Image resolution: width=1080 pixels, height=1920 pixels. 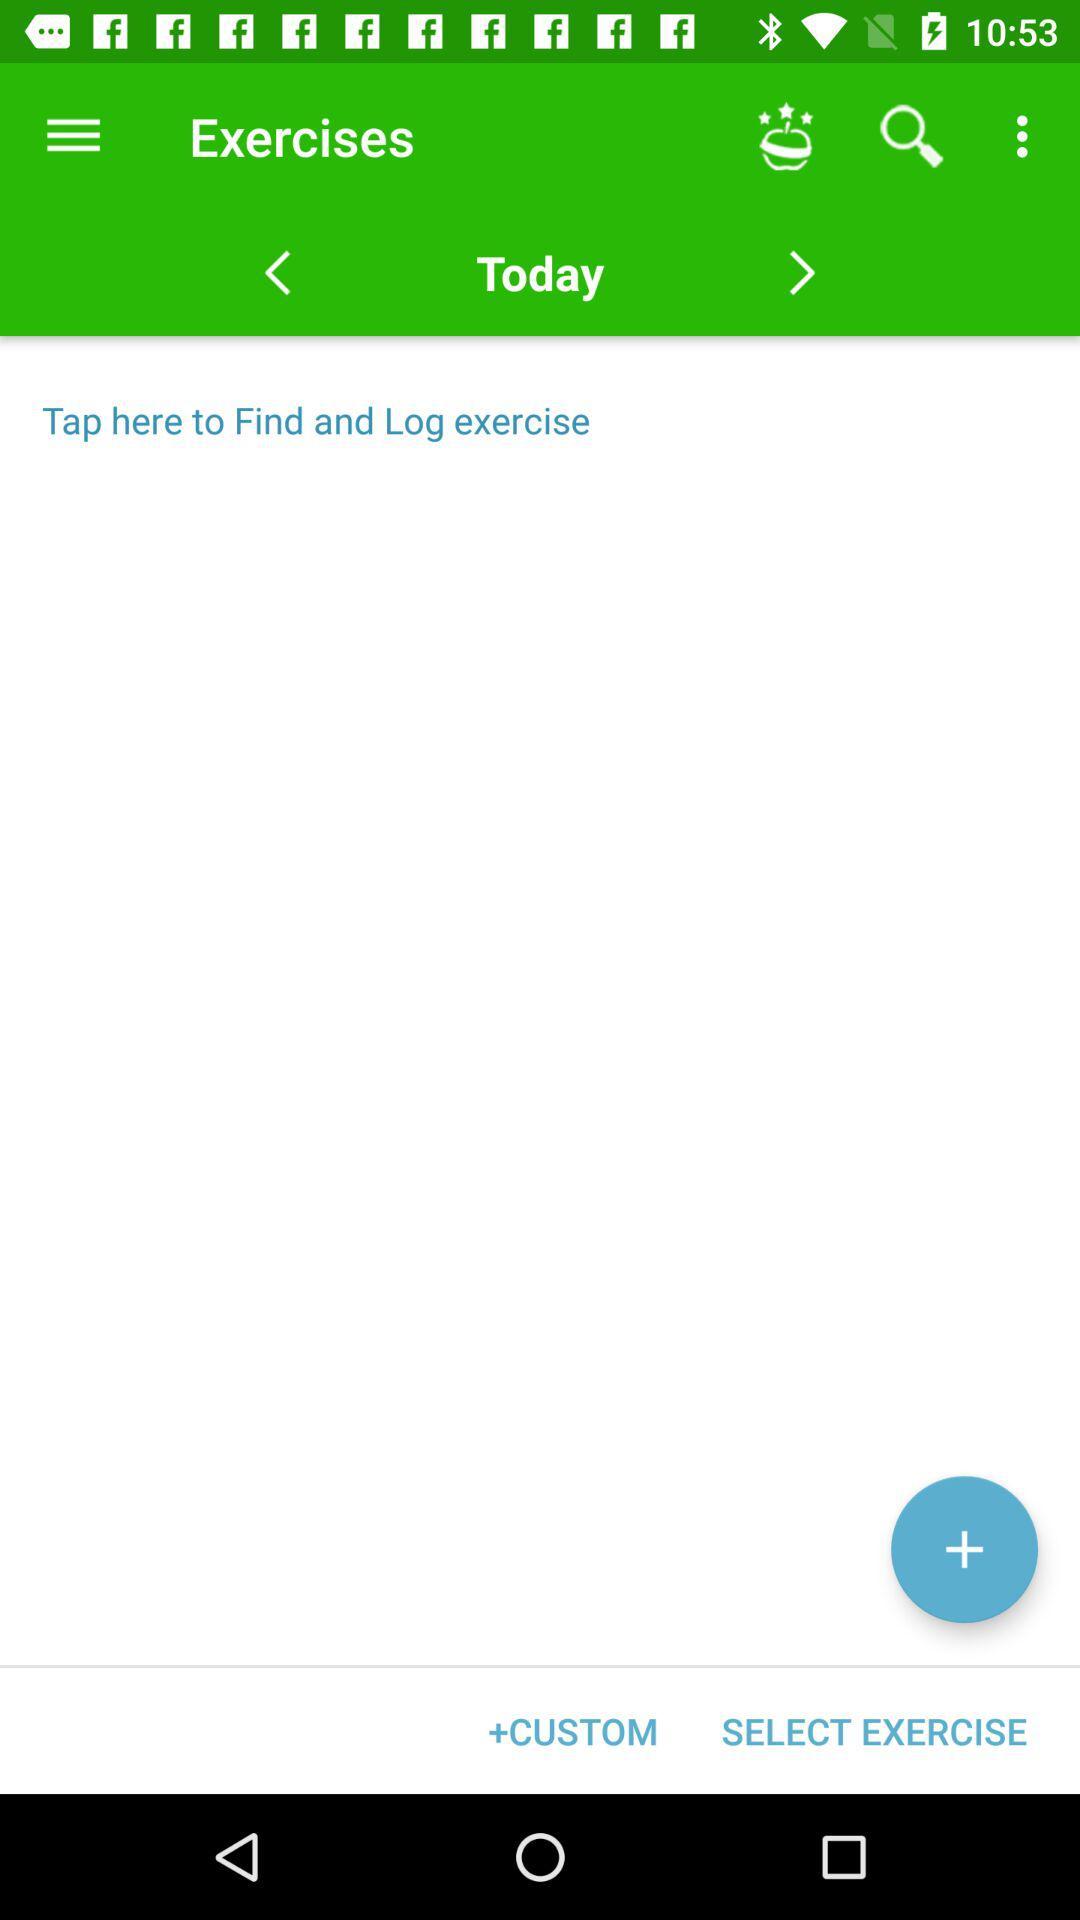 What do you see at coordinates (801, 272) in the screenshot?
I see `tomorrow 's exercises` at bounding box center [801, 272].